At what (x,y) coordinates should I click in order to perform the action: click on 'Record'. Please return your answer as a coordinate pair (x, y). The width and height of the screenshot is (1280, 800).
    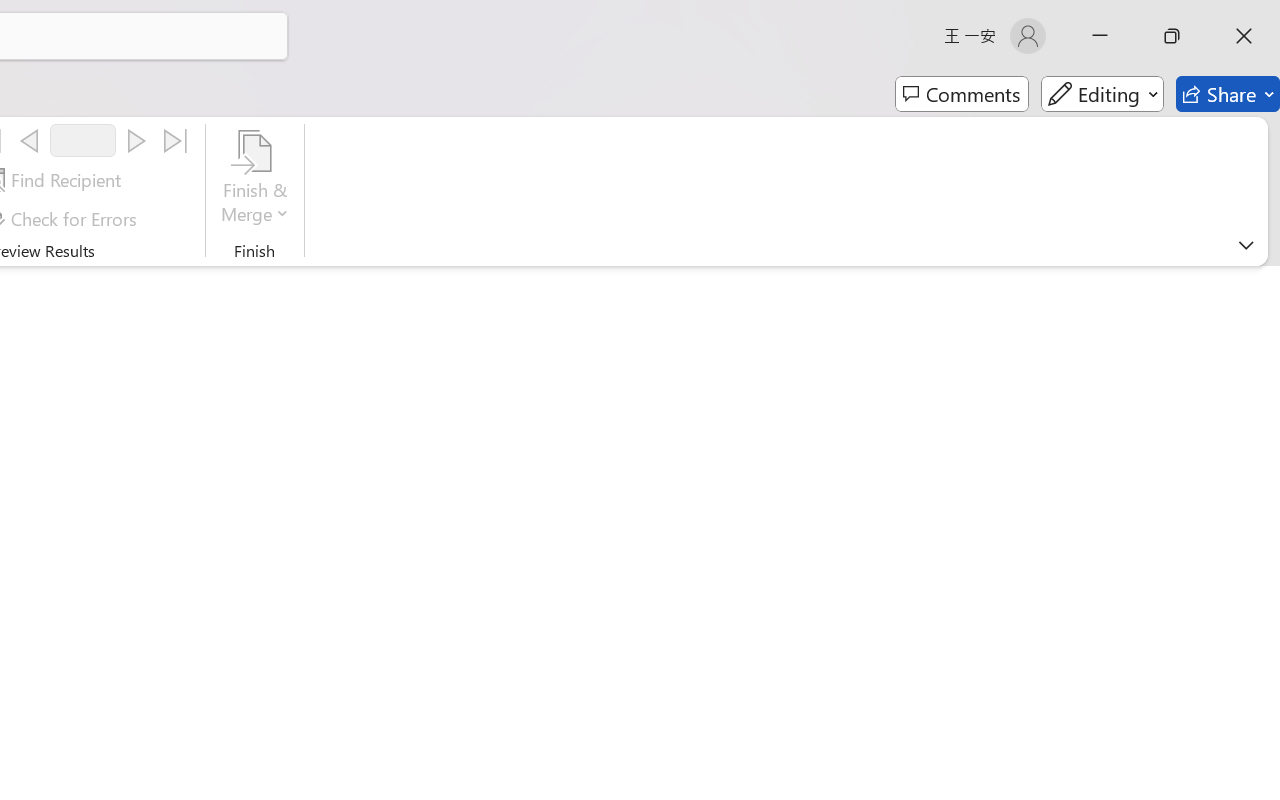
    Looking at the image, I should click on (82, 140).